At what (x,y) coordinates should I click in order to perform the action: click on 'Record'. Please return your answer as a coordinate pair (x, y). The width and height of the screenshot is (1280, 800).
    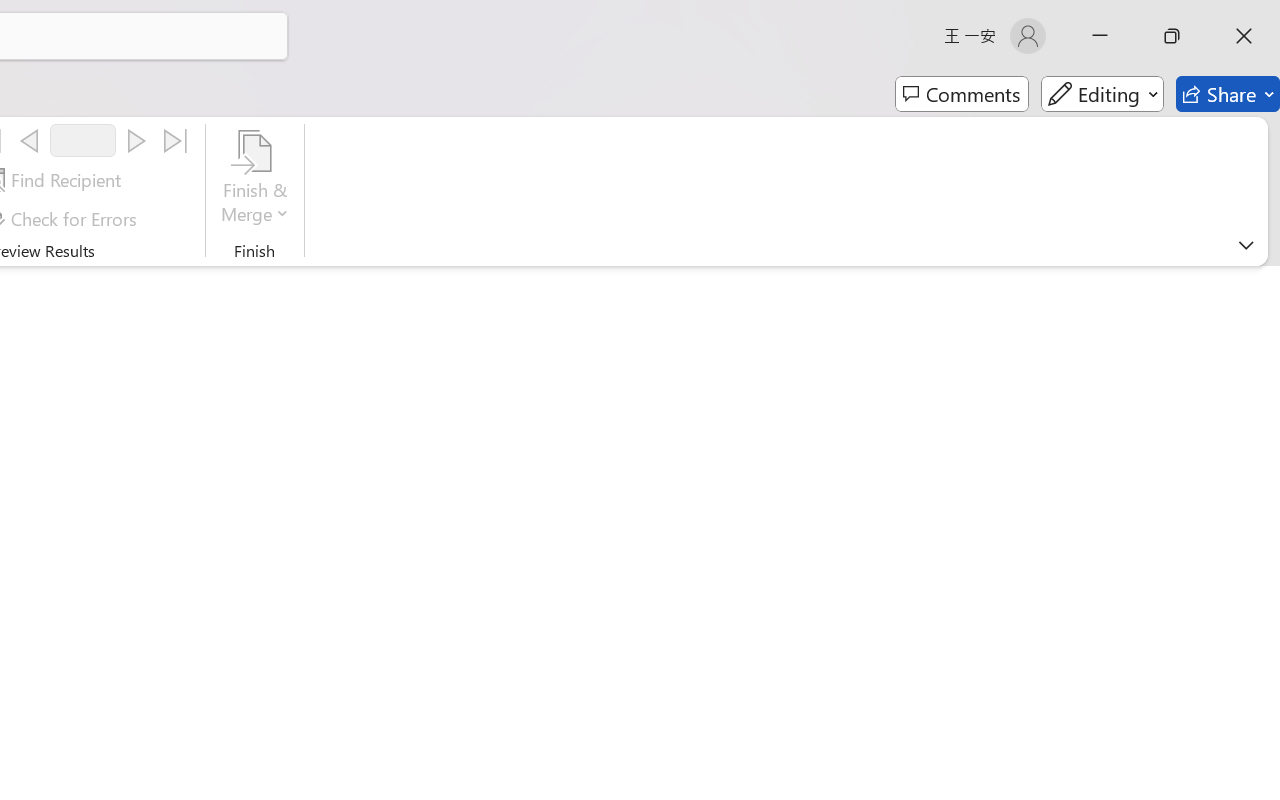
    Looking at the image, I should click on (82, 140).